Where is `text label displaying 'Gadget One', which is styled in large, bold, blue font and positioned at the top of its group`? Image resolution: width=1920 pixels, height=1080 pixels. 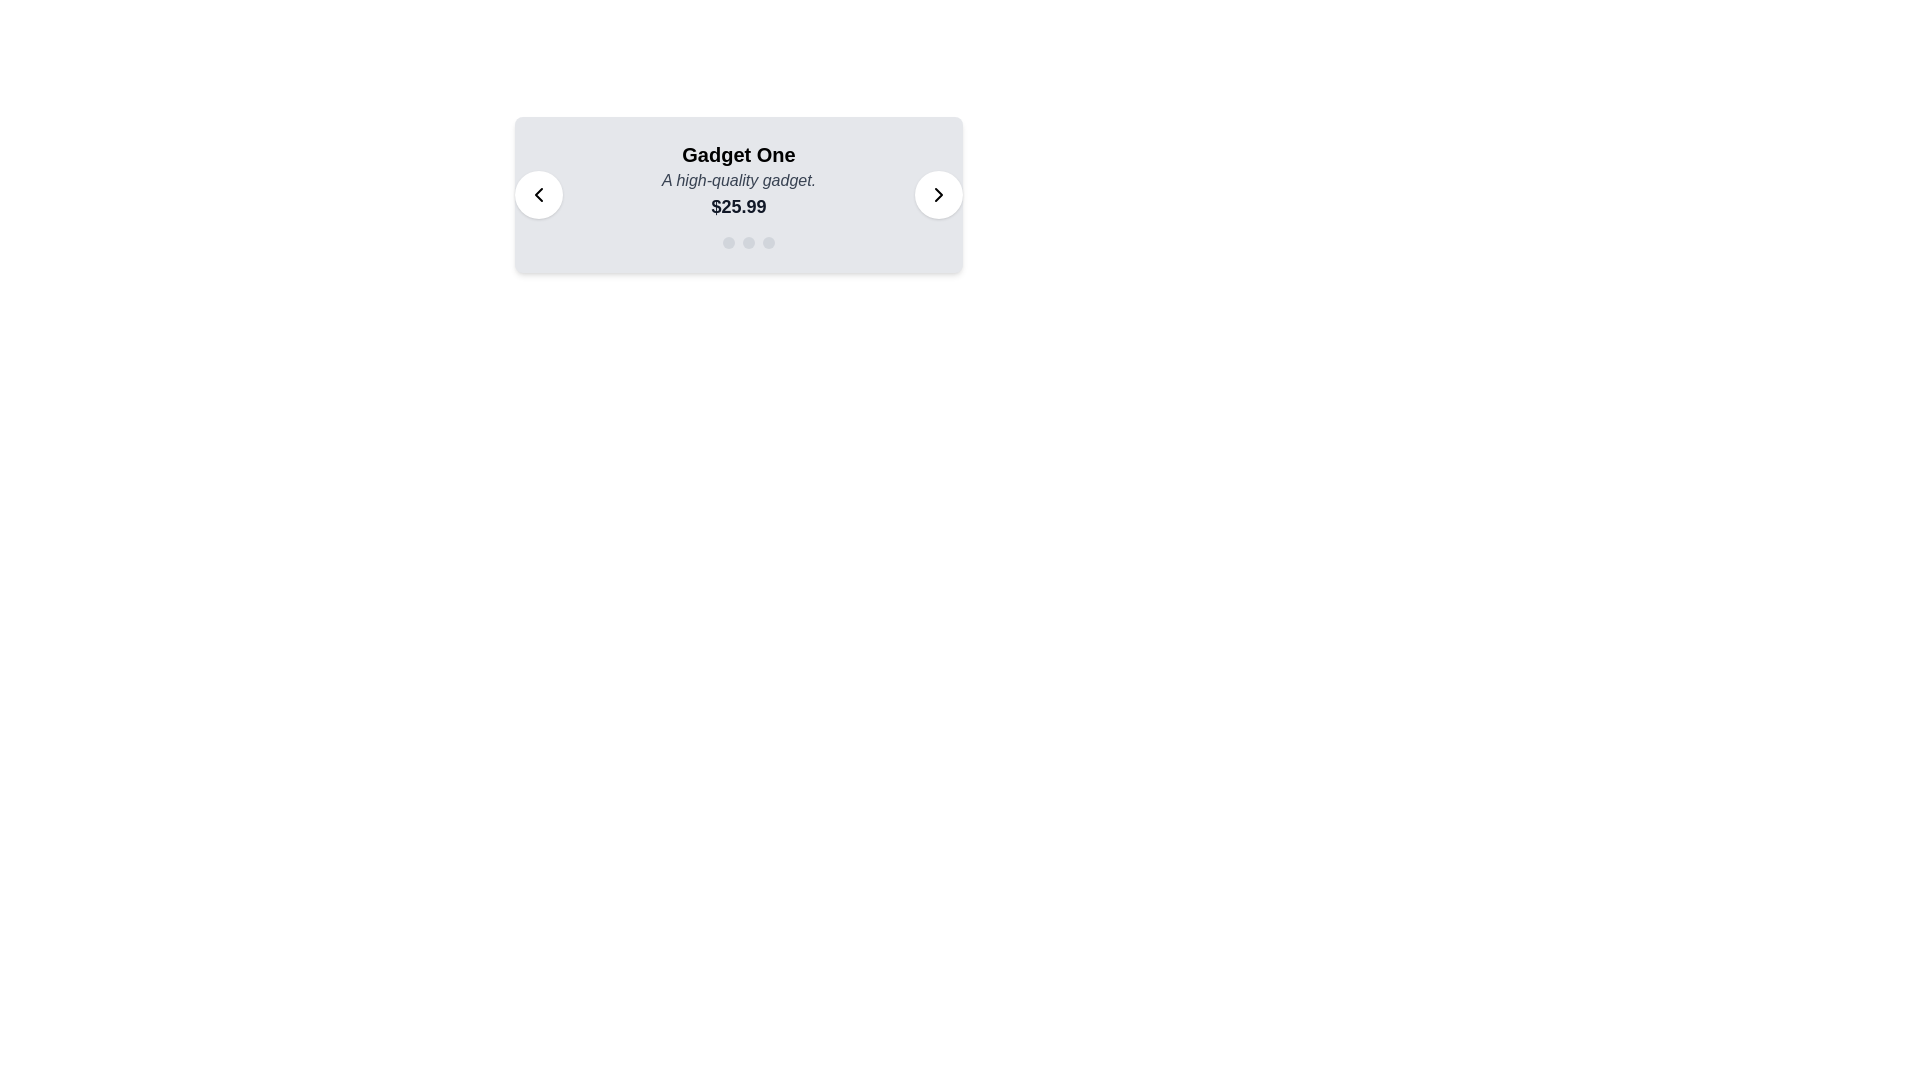
text label displaying 'Gadget One', which is styled in large, bold, blue font and positioned at the top of its group is located at coordinates (738, 153).